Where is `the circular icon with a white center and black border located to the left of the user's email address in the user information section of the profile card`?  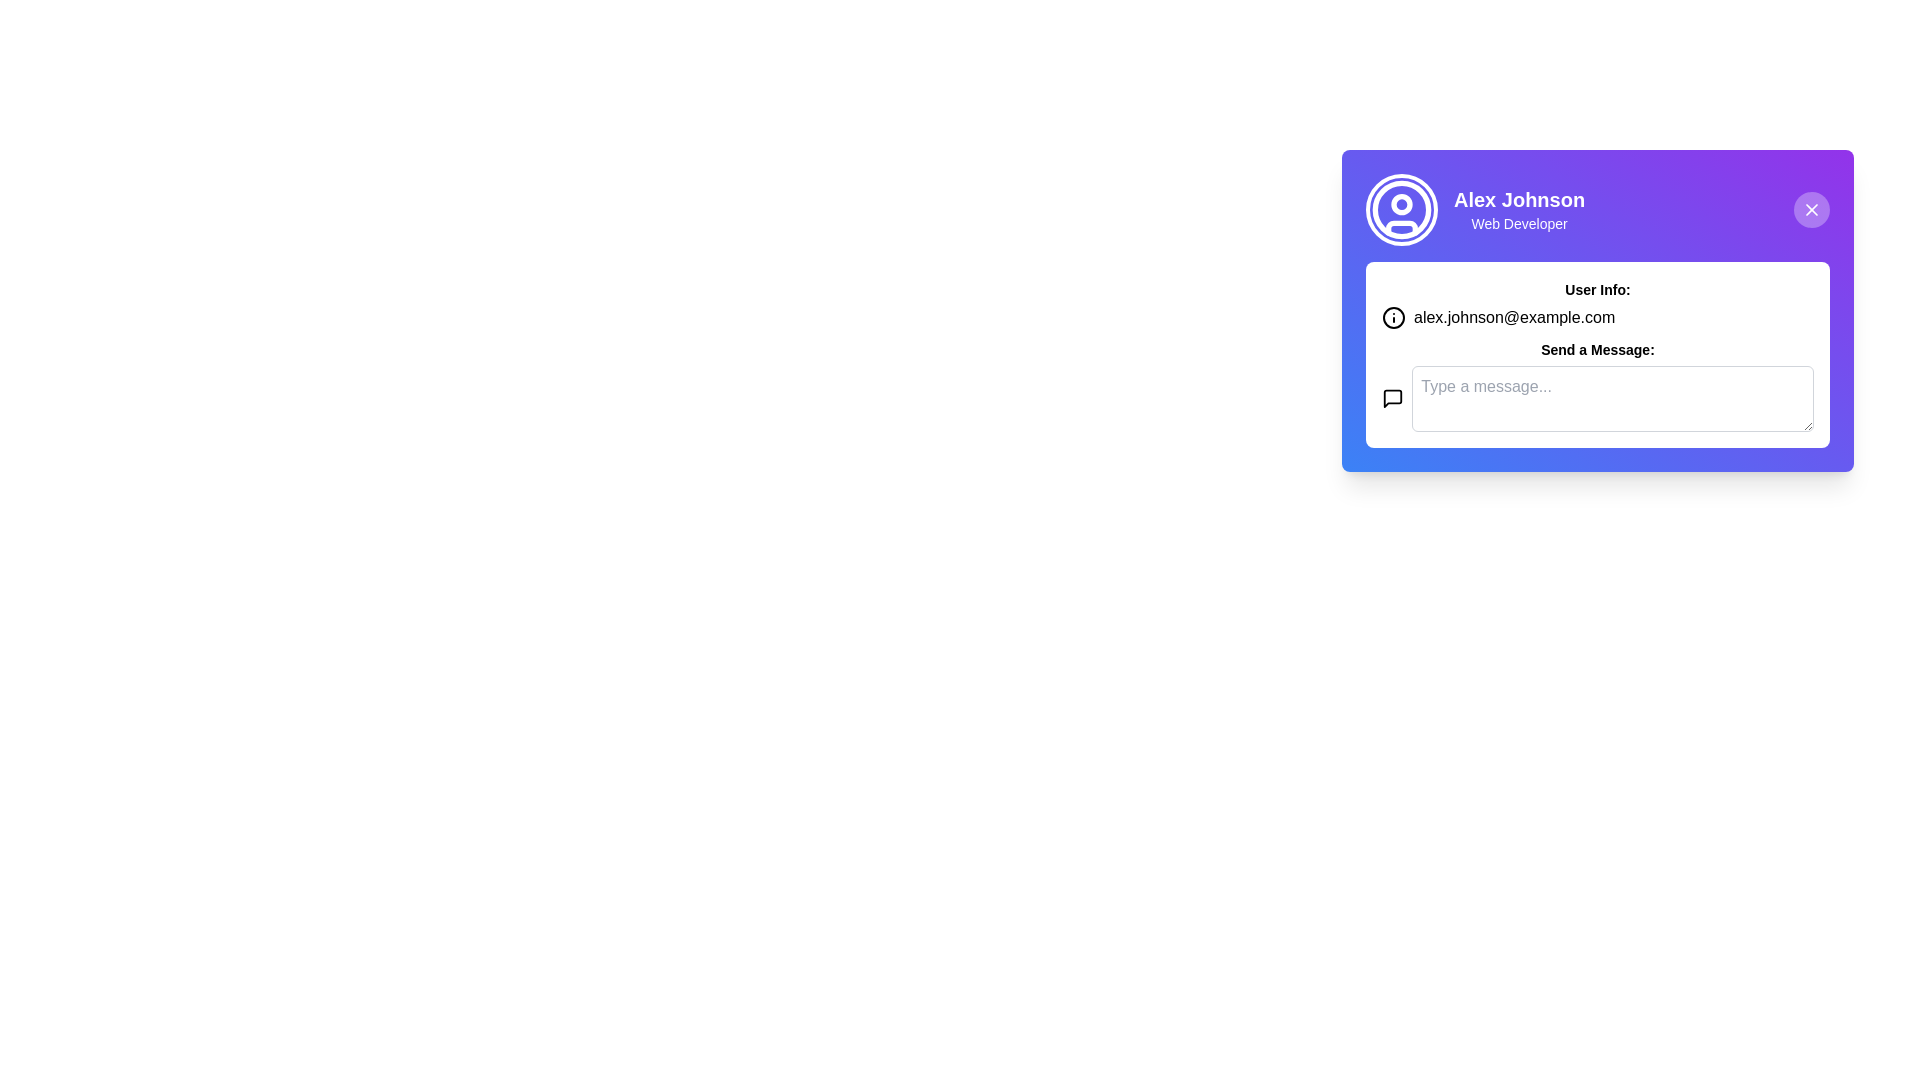 the circular icon with a white center and black border located to the left of the user's email address in the user information section of the profile card is located at coordinates (1392, 316).